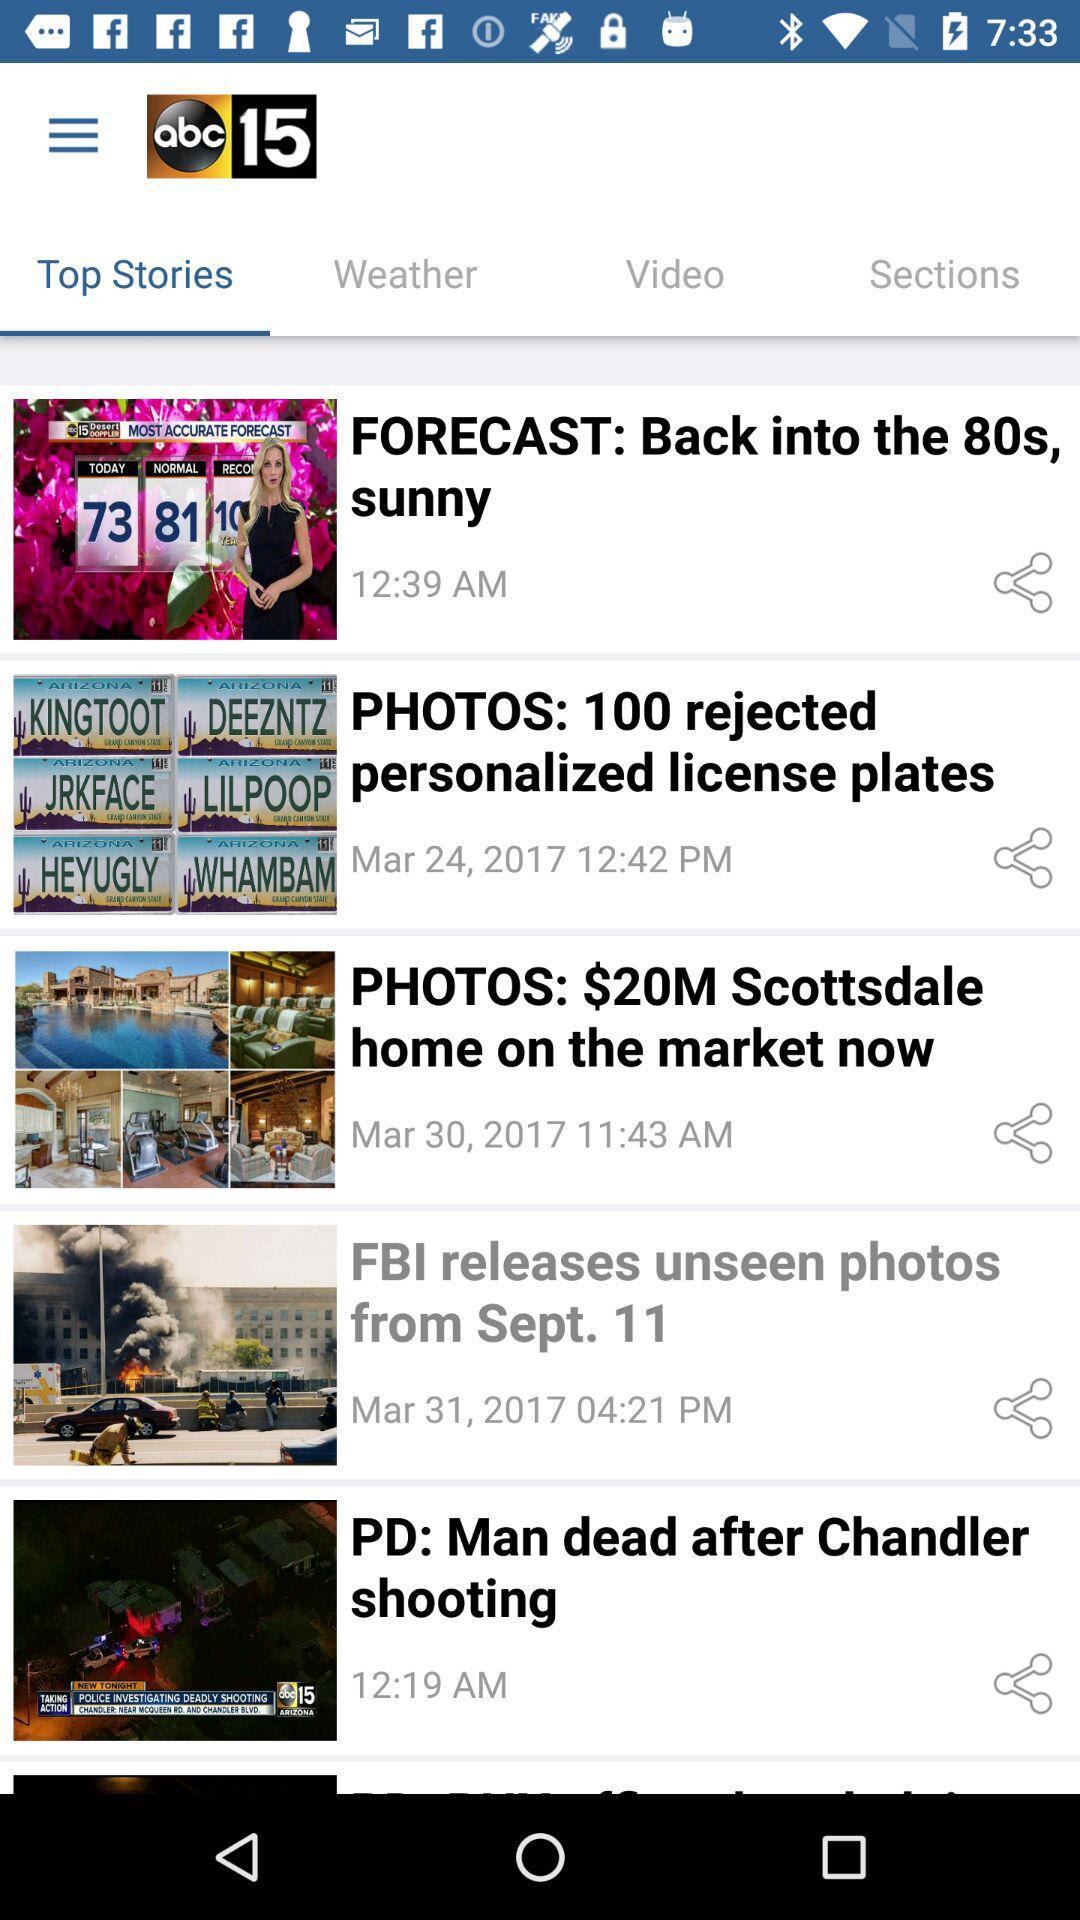 The height and width of the screenshot is (1920, 1080). I want to click on weather image photo, so click(174, 519).